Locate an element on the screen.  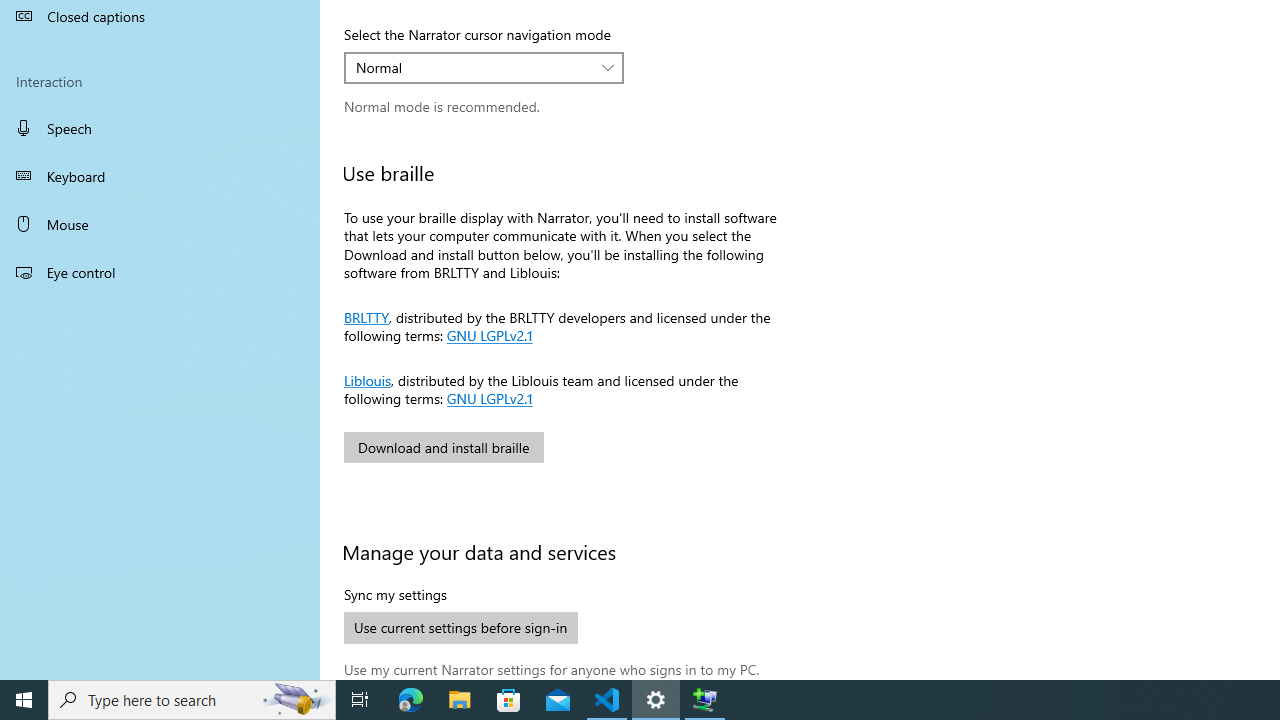
'BRLTTY' is located at coordinates (366, 315).